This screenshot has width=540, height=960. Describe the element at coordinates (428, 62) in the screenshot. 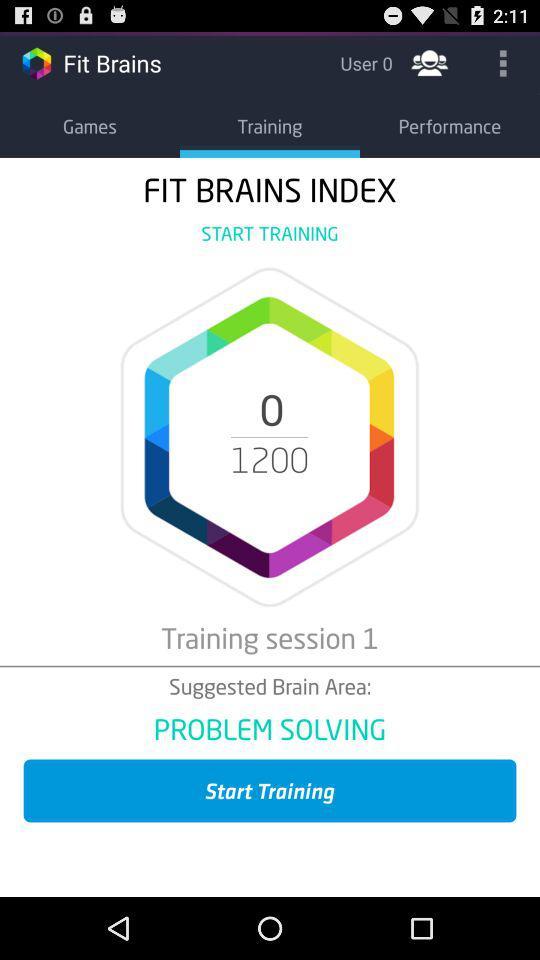

I see `icon above the performance` at that location.